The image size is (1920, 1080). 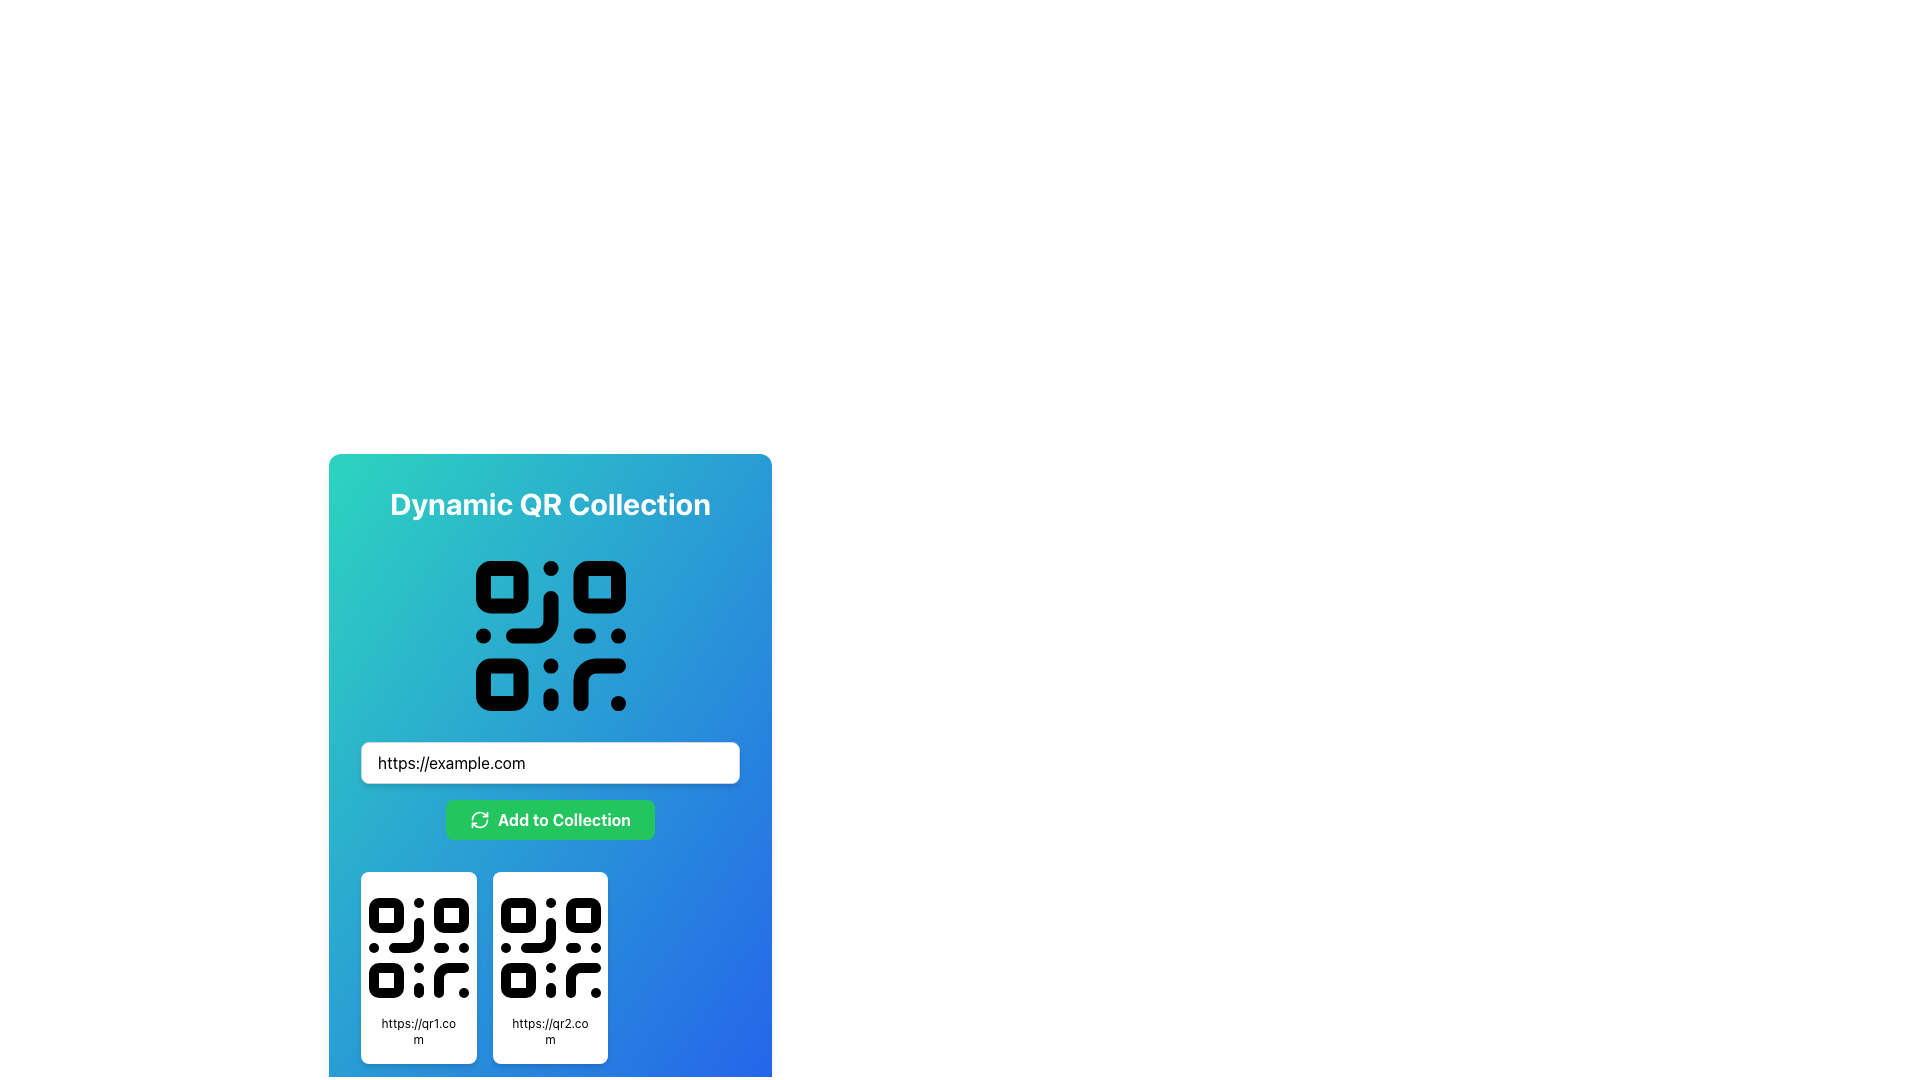 I want to click on the decorative or functional icon indicating reload, refresh, or update actions within the 'Add to Collection' button, located at the leftmost side of the button, so click(x=480, y=820).